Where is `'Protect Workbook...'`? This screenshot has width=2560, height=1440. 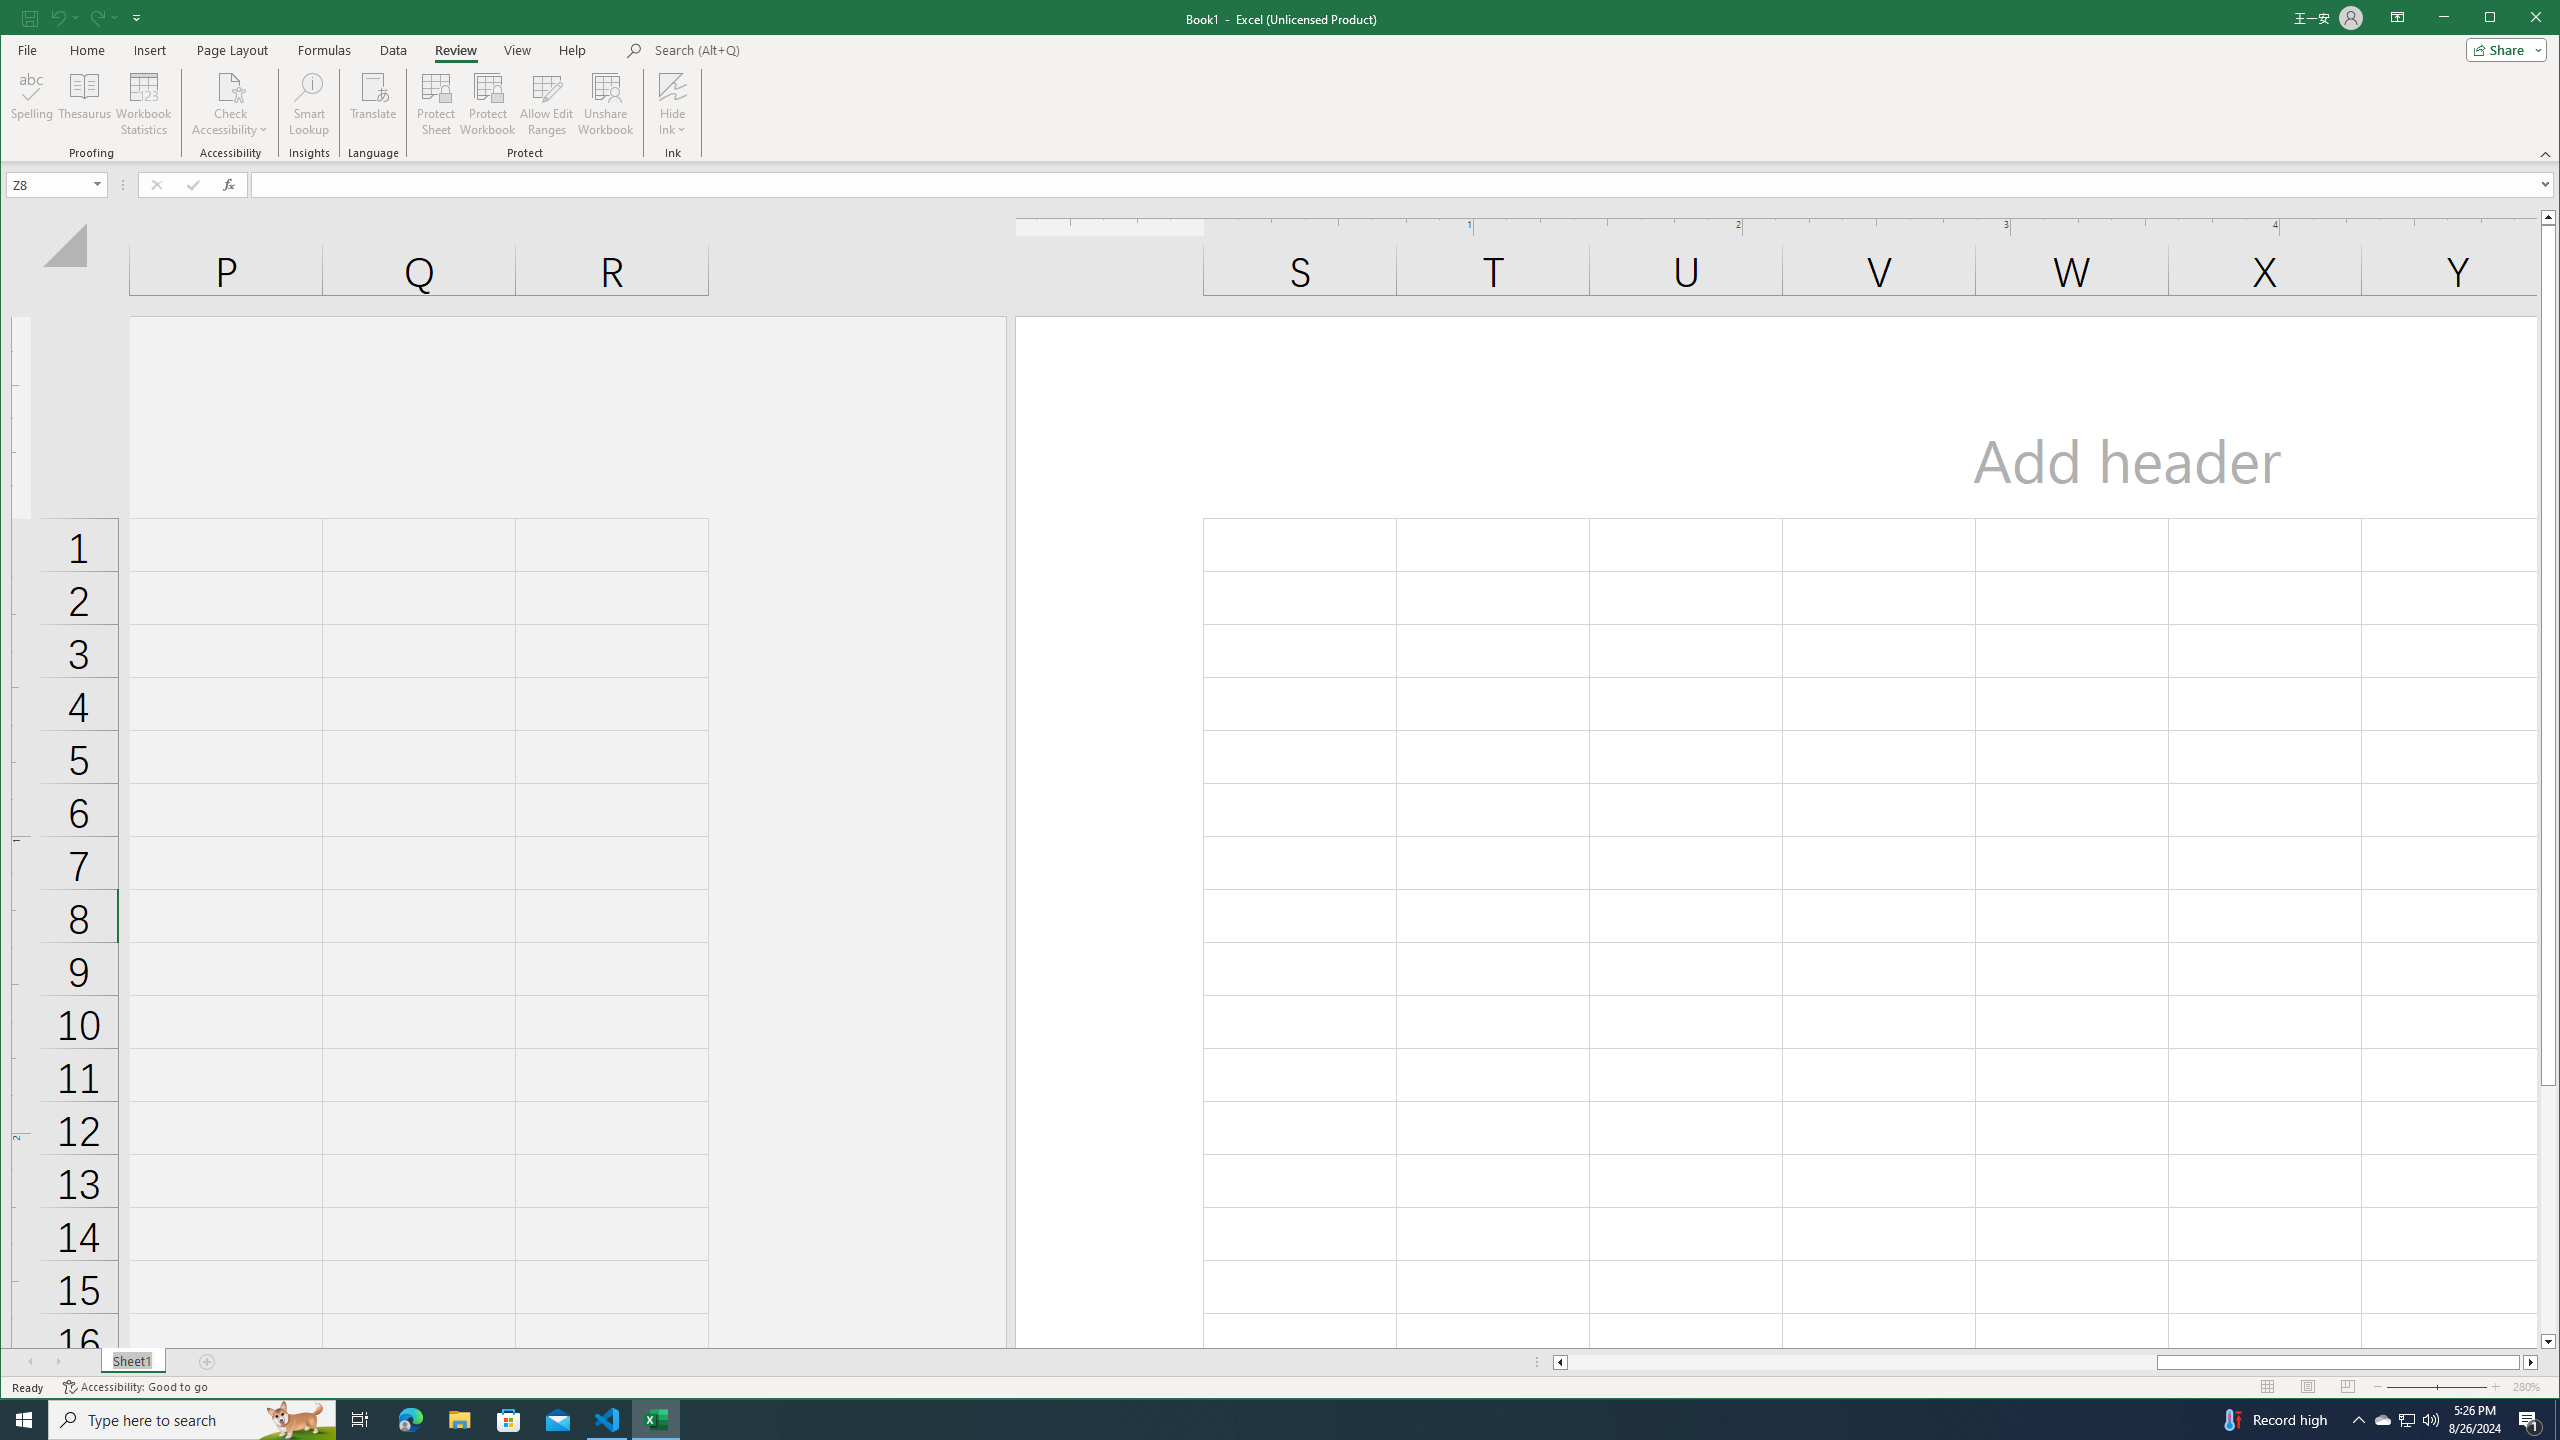
'Protect Workbook...' is located at coordinates (486, 103).